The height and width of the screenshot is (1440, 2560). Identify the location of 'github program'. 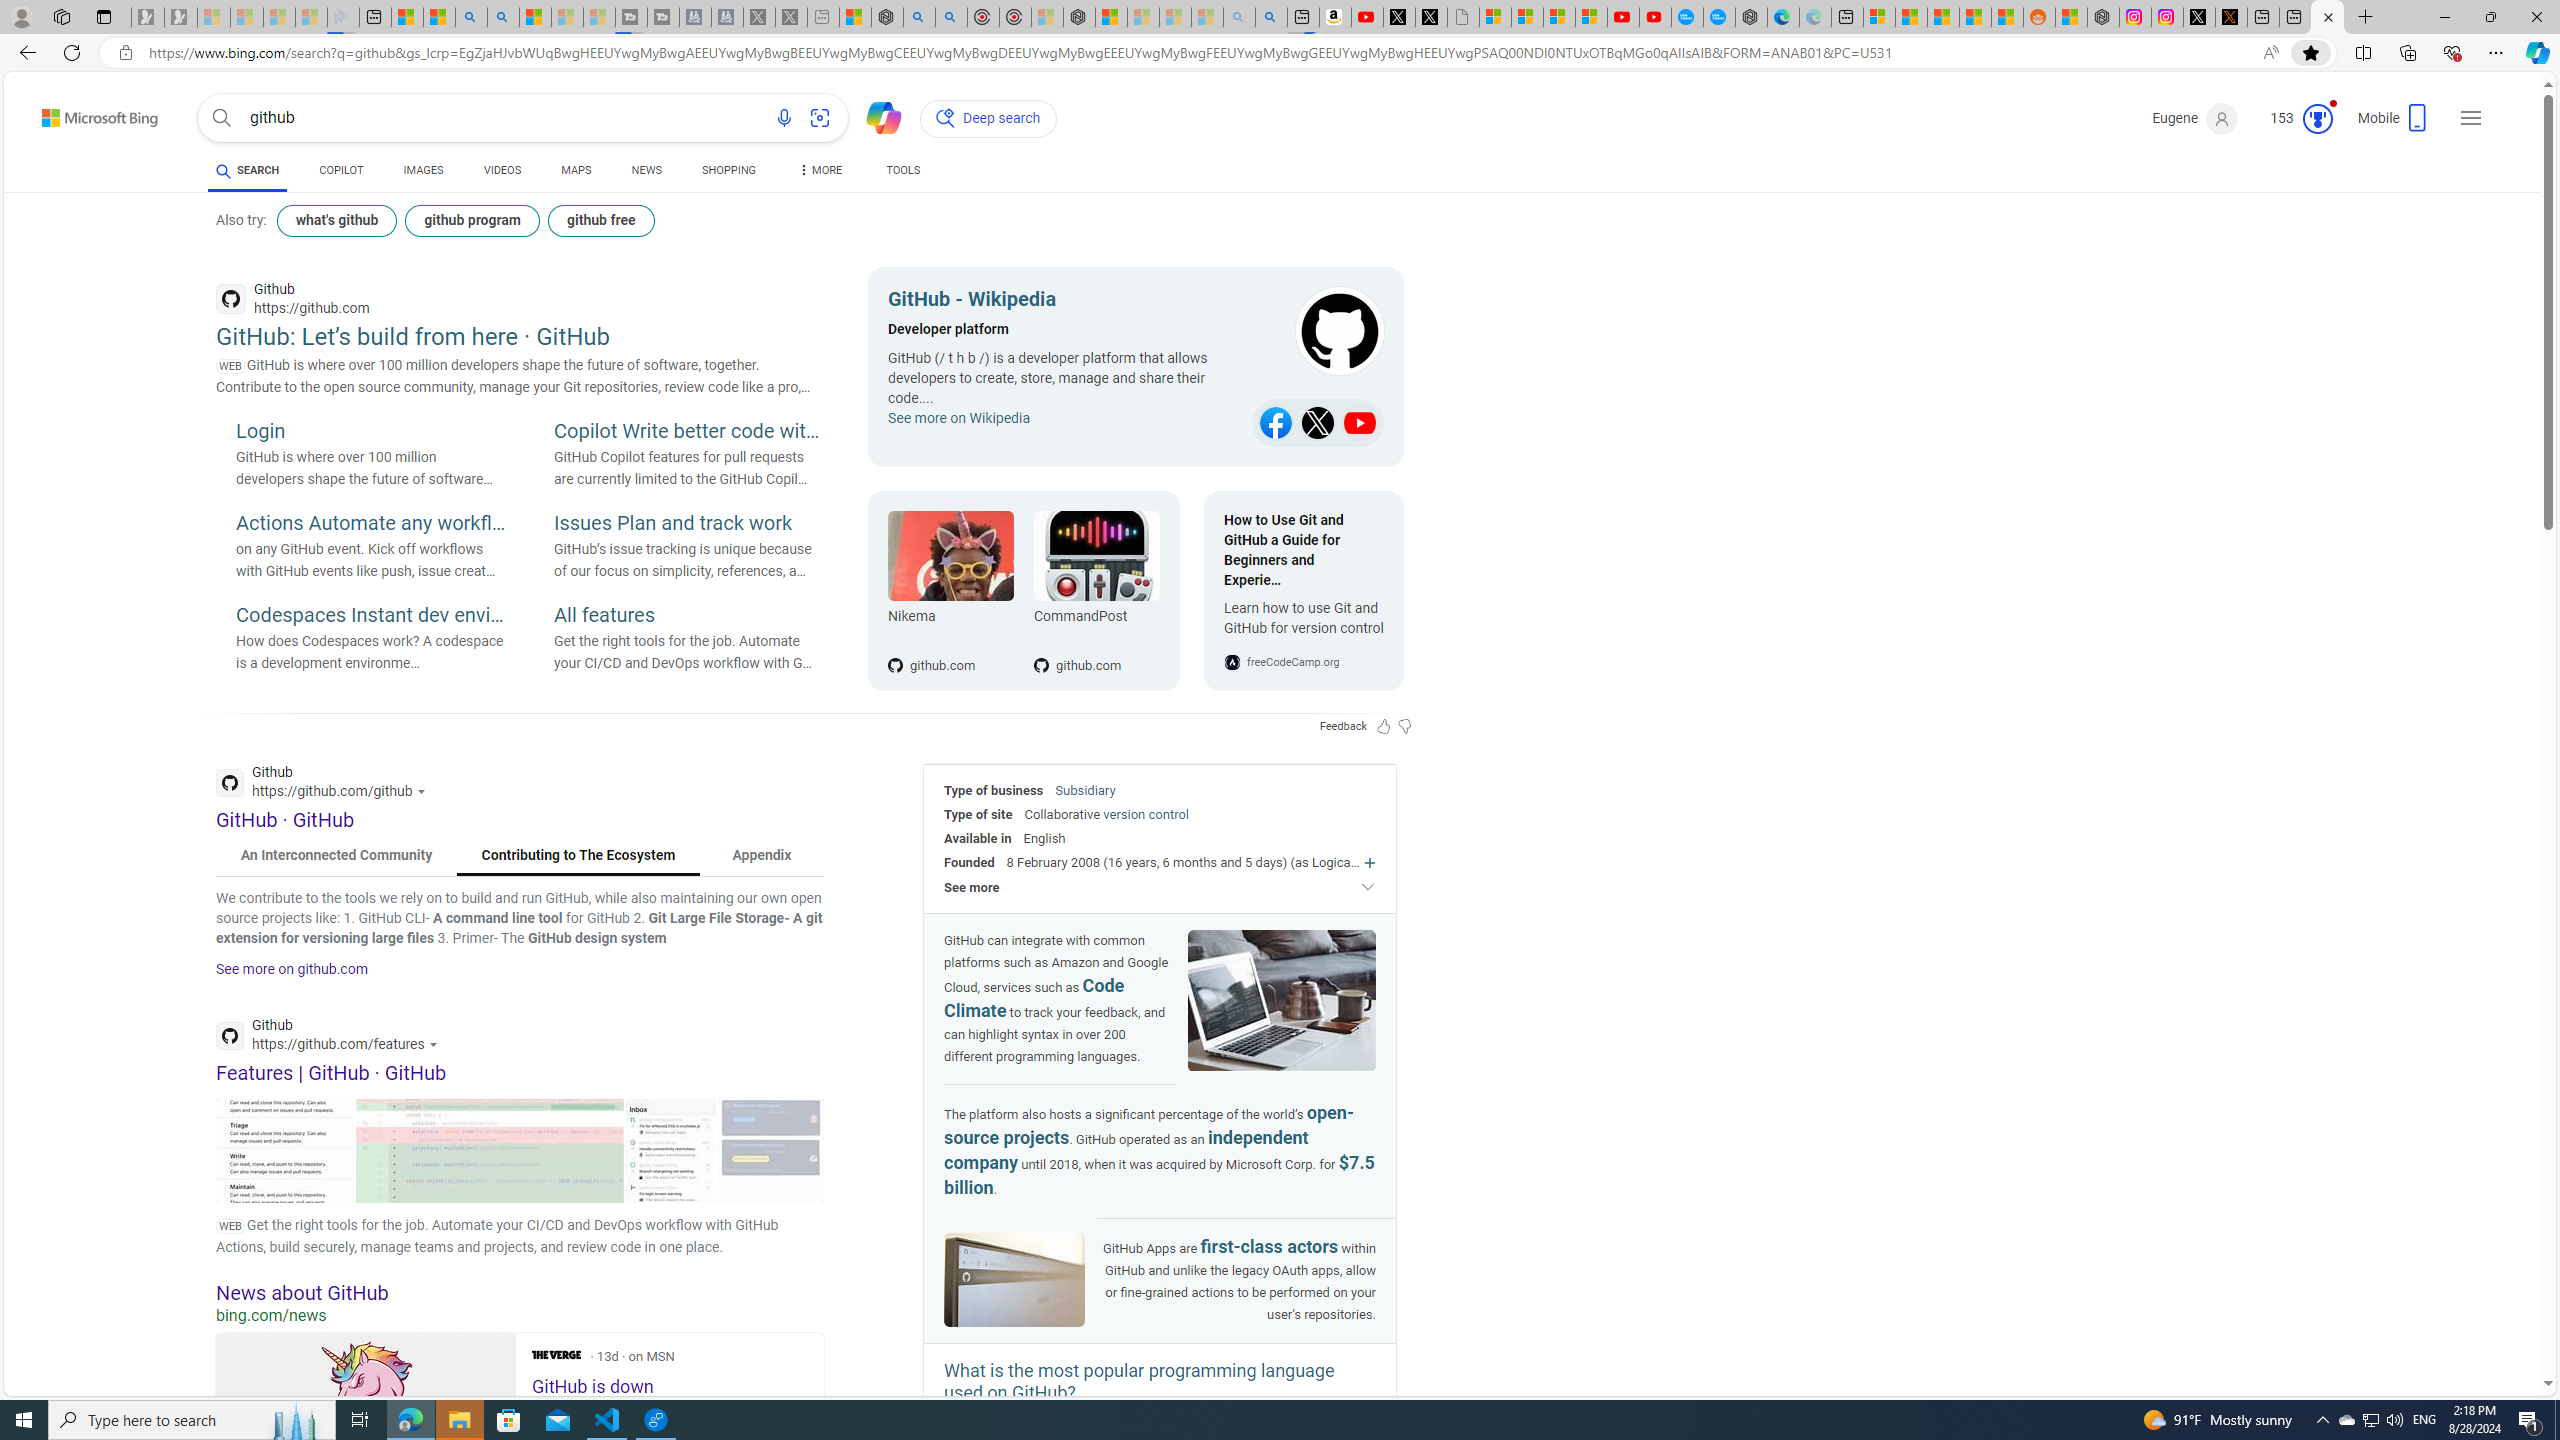
(472, 221).